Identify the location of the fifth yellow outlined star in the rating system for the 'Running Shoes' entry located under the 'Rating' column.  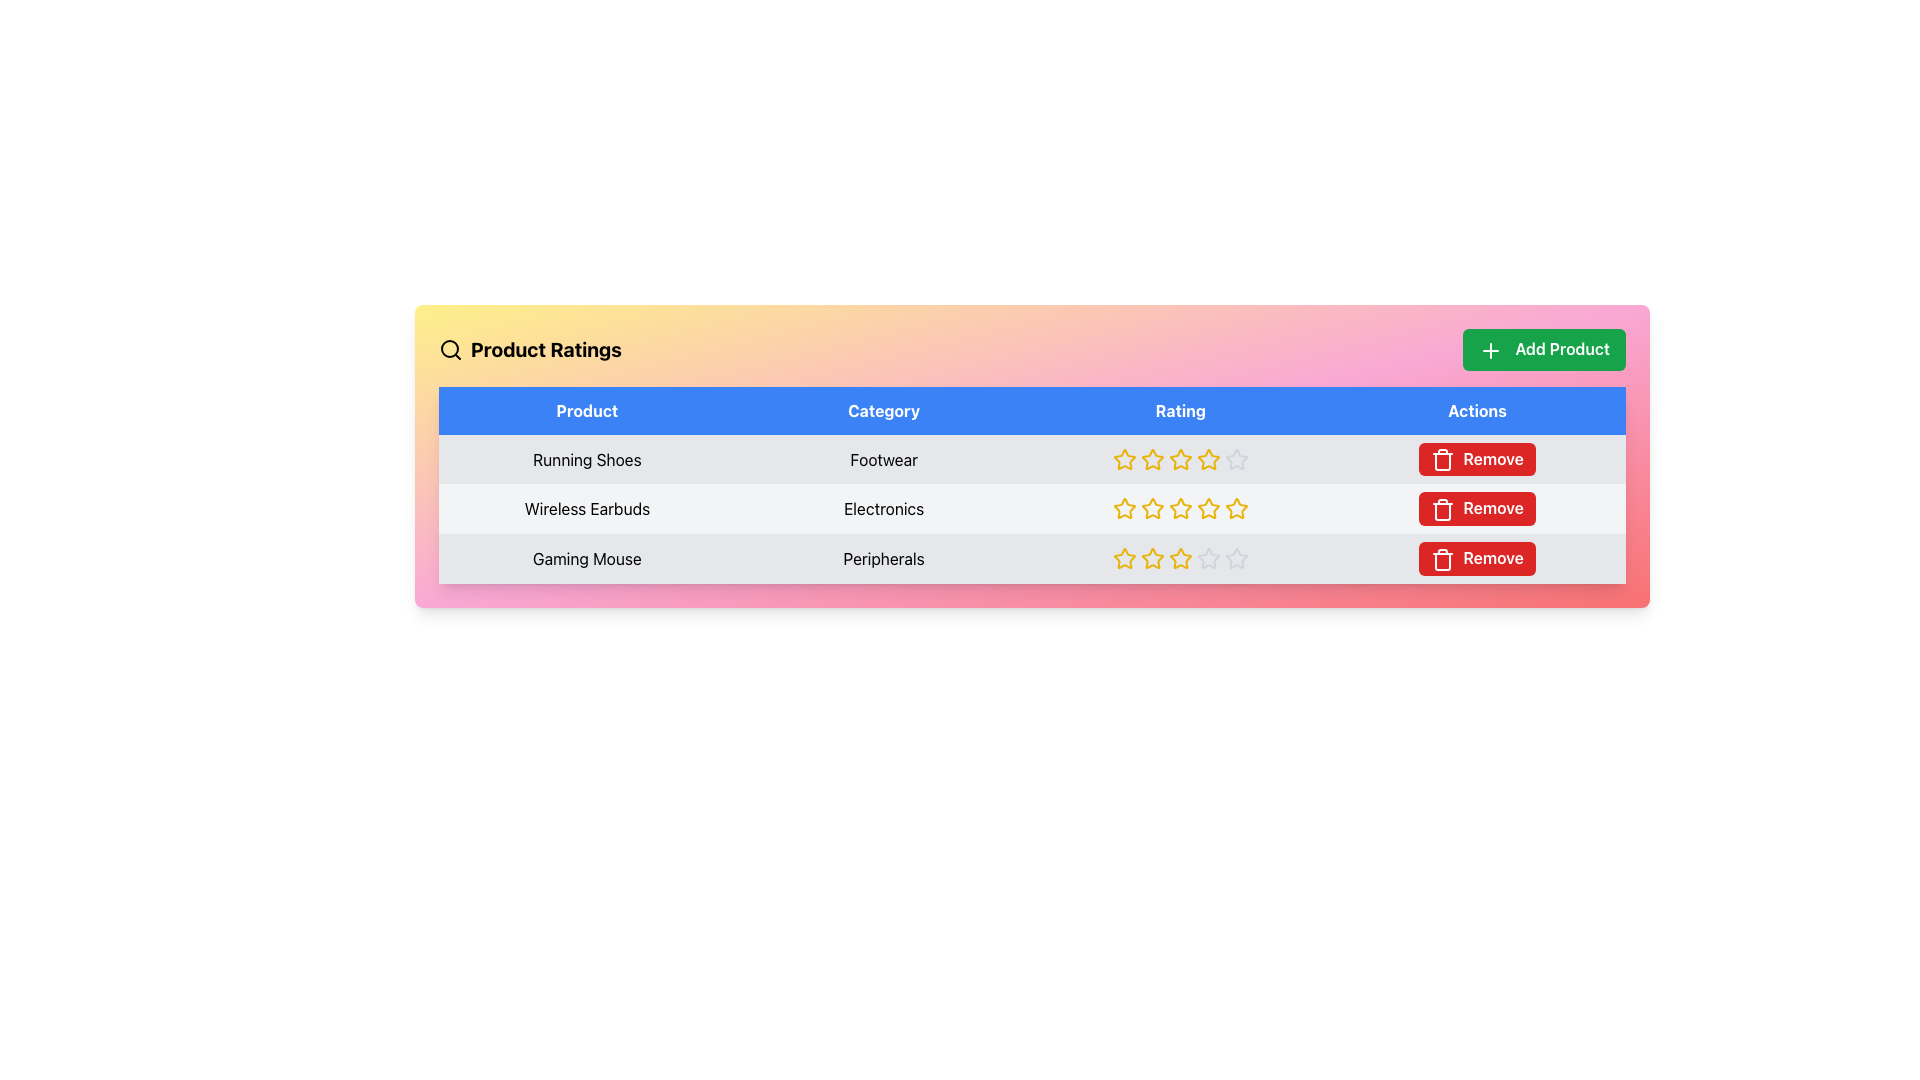
(1207, 459).